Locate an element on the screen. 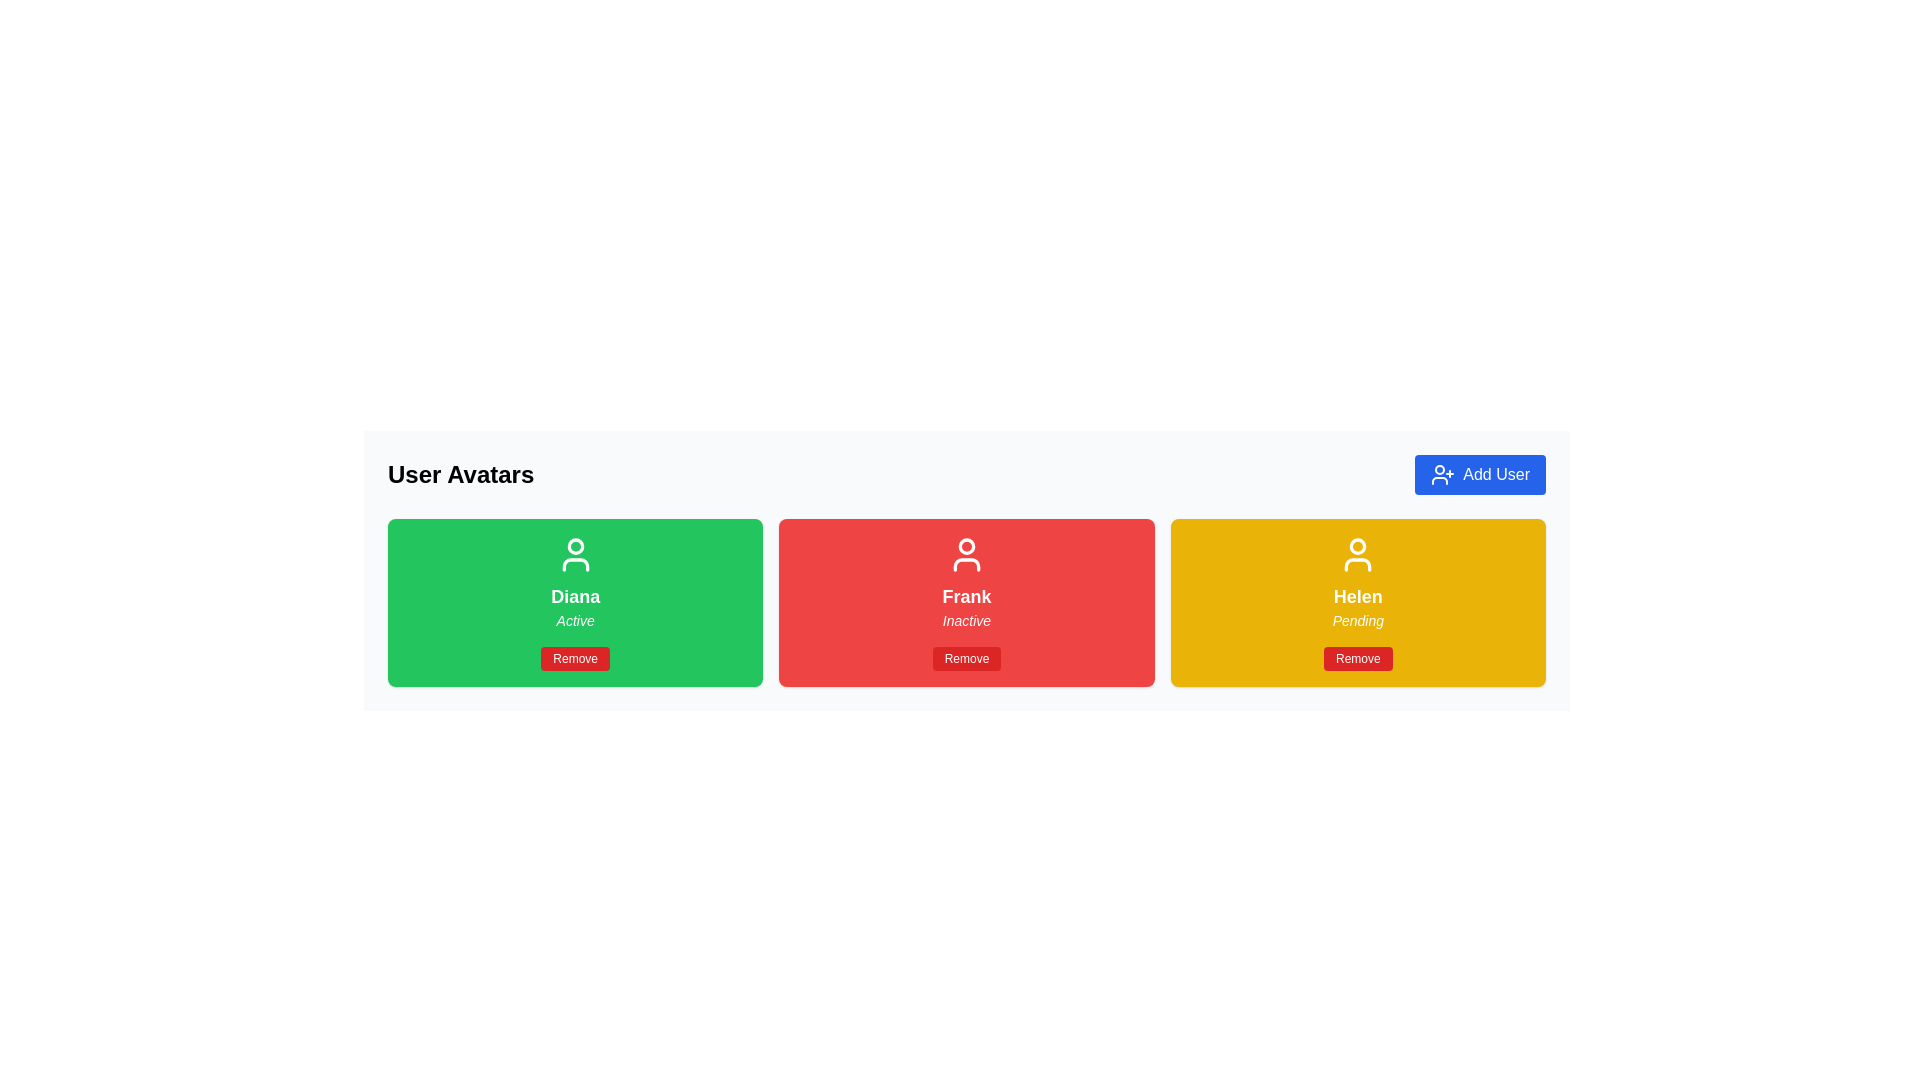 The width and height of the screenshot is (1920, 1080). the 'Pending' text label, which is styled in italic font on a yellow background and indicates the user's status, located below the 'Helen' text and above the 'Remove' button is located at coordinates (1358, 620).